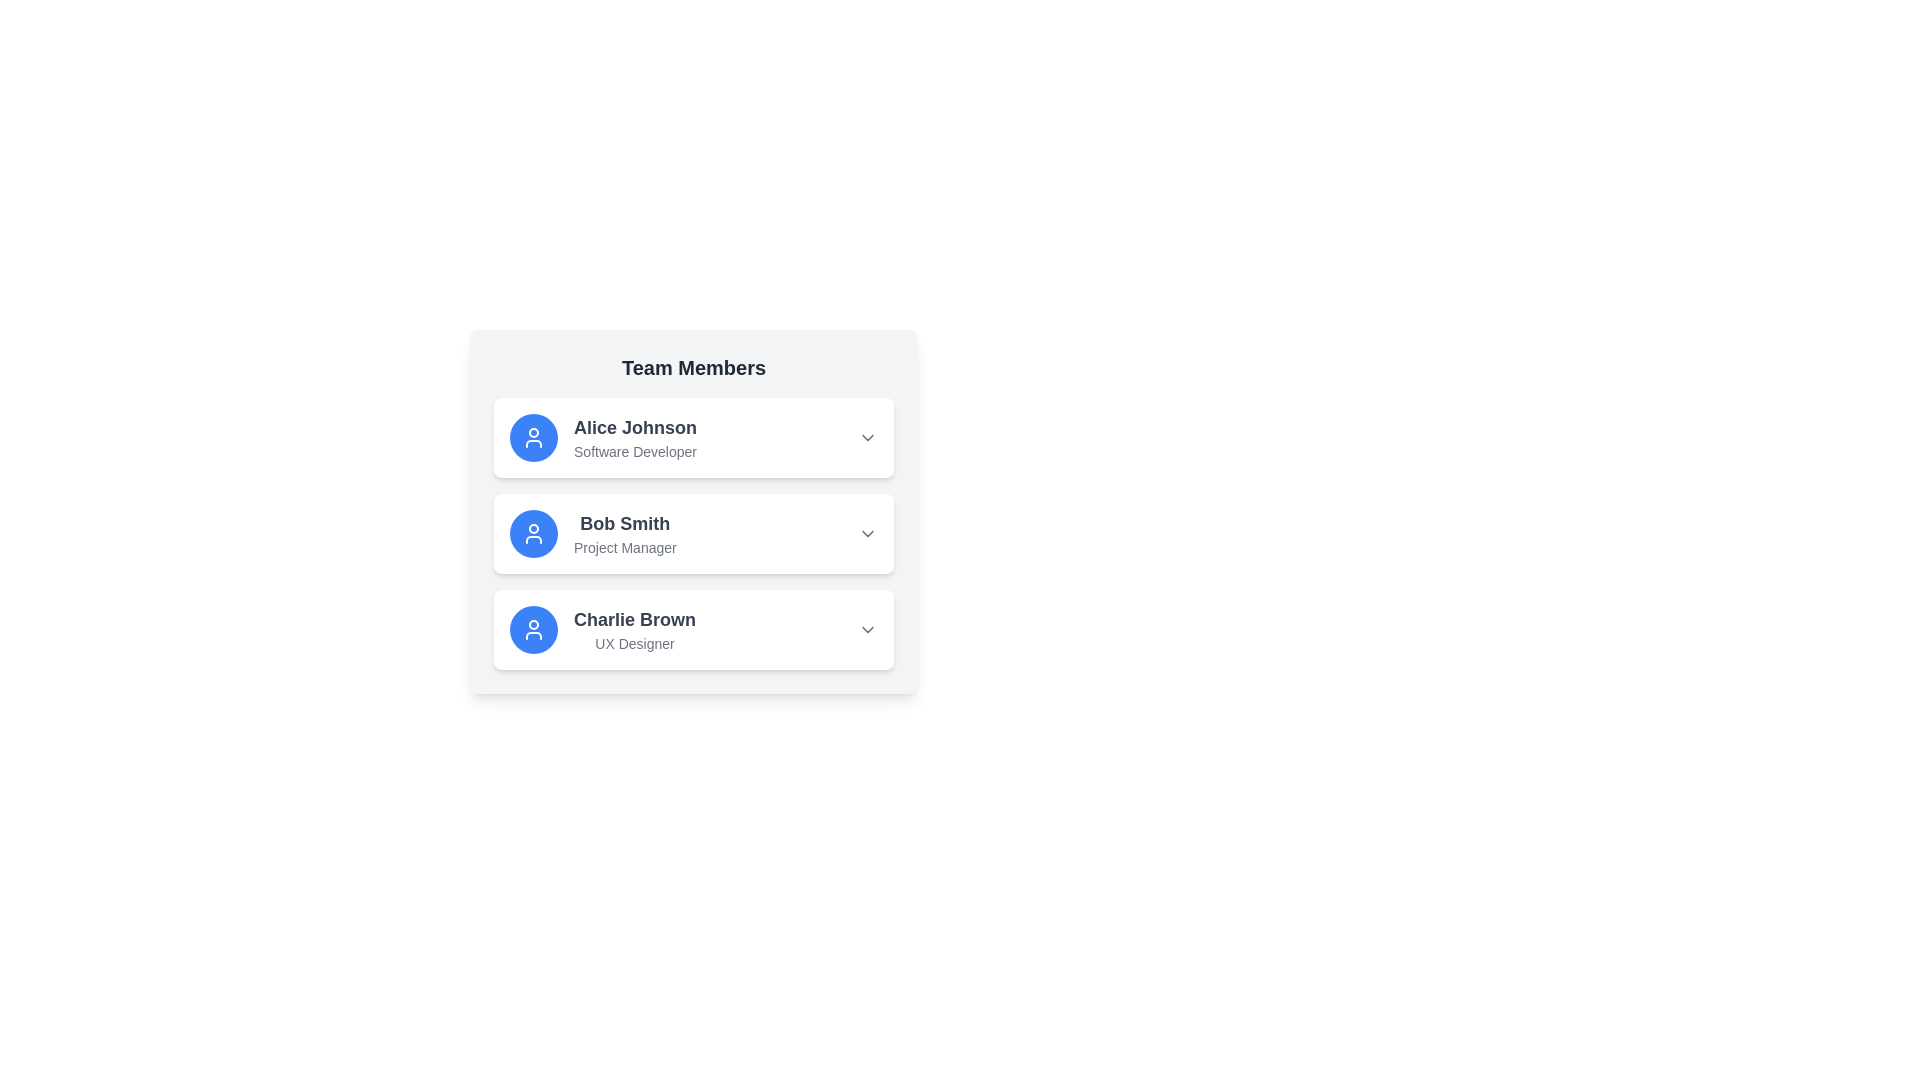 Image resolution: width=1920 pixels, height=1080 pixels. Describe the element at coordinates (868, 628) in the screenshot. I see `the chevron icon located next to 'Charlie Brown' and 'UX Designer'` at that location.